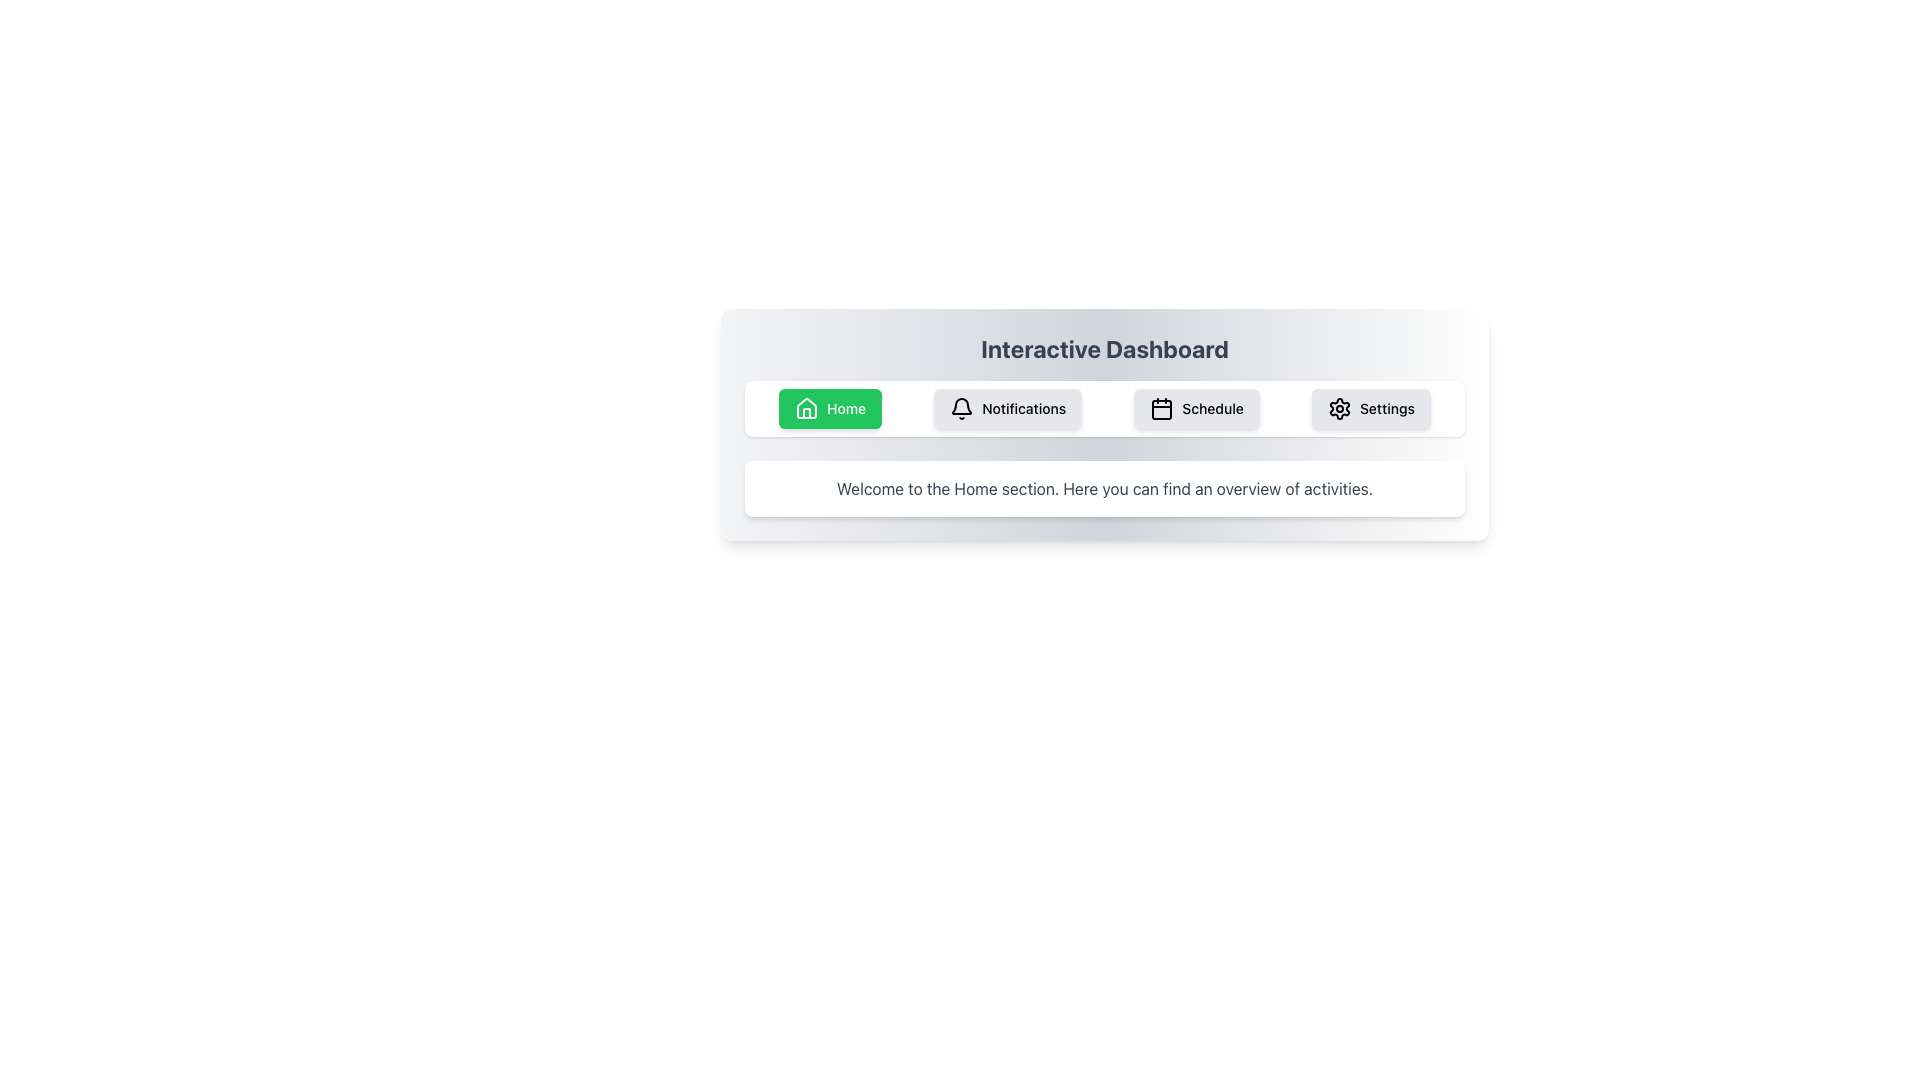  I want to click on the small rectangular icon component with rounded corners, styled in light gray, located within the calendar icon beneath the 'Schedule' title in the navigation bar, so click(1162, 408).